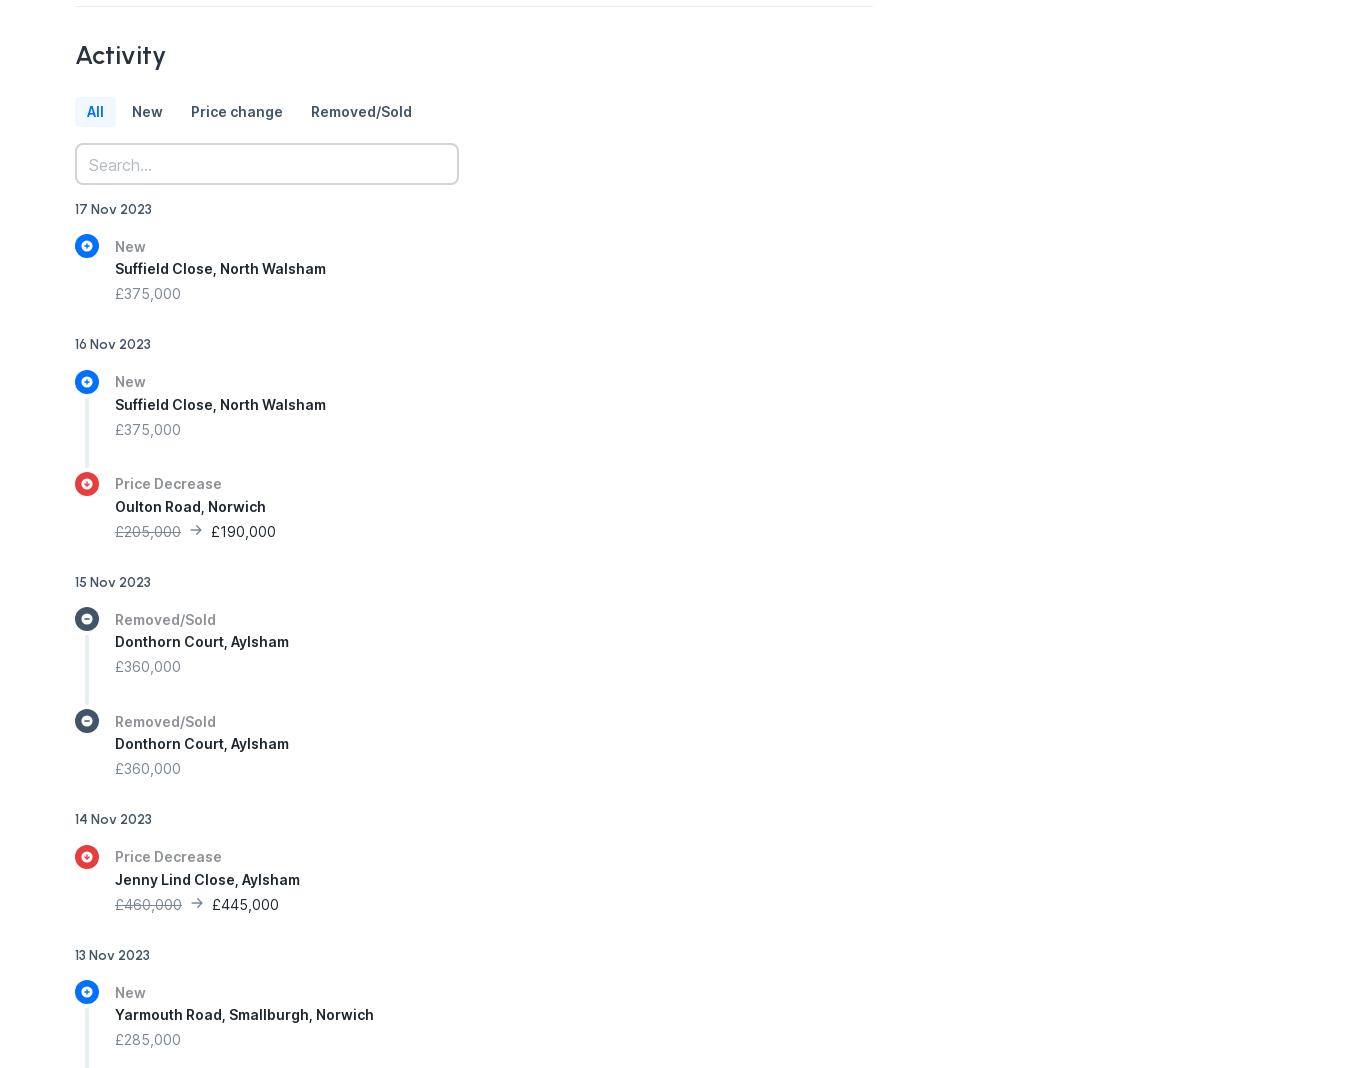 This screenshot has height=1068, width=1366. Describe the element at coordinates (114, 530) in the screenshot. I see `'£205,000'` at that location.